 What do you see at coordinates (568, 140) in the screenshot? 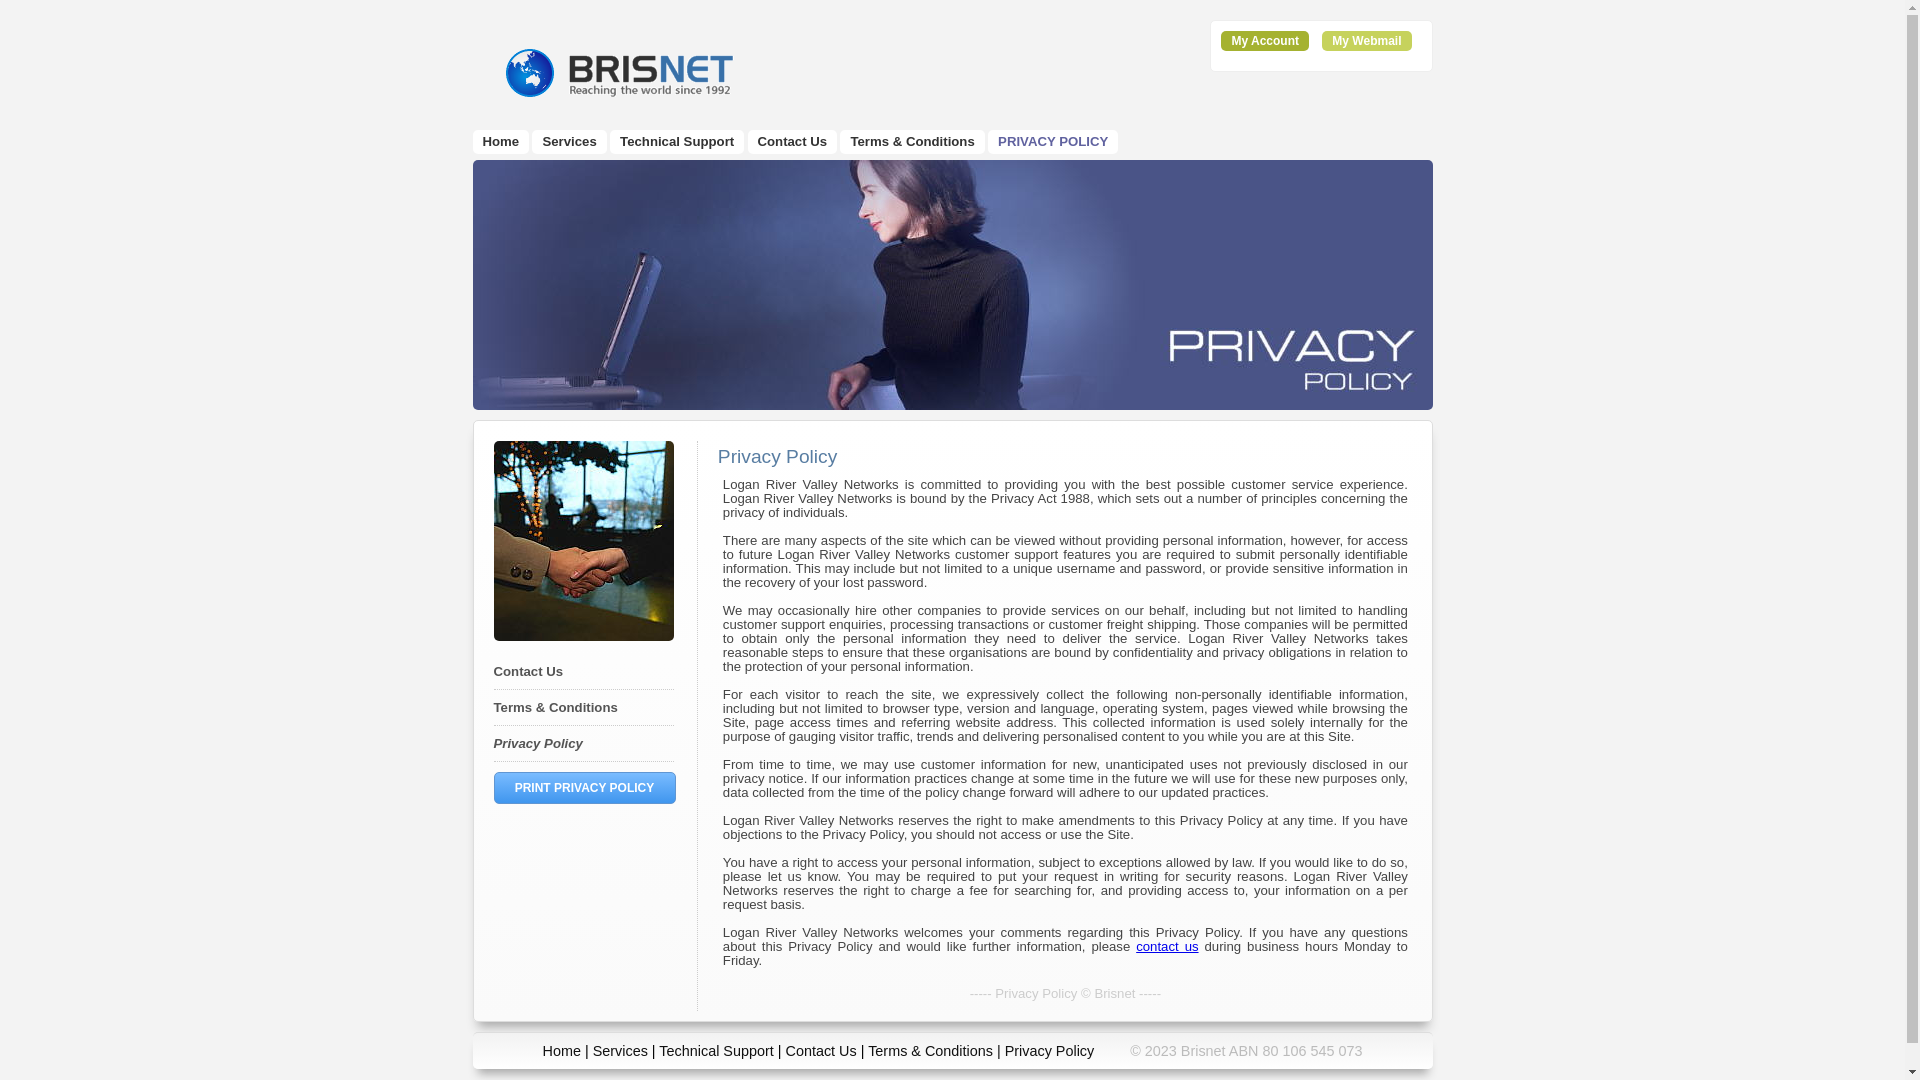
I see `'Services'` at bounding box center [568, 140].